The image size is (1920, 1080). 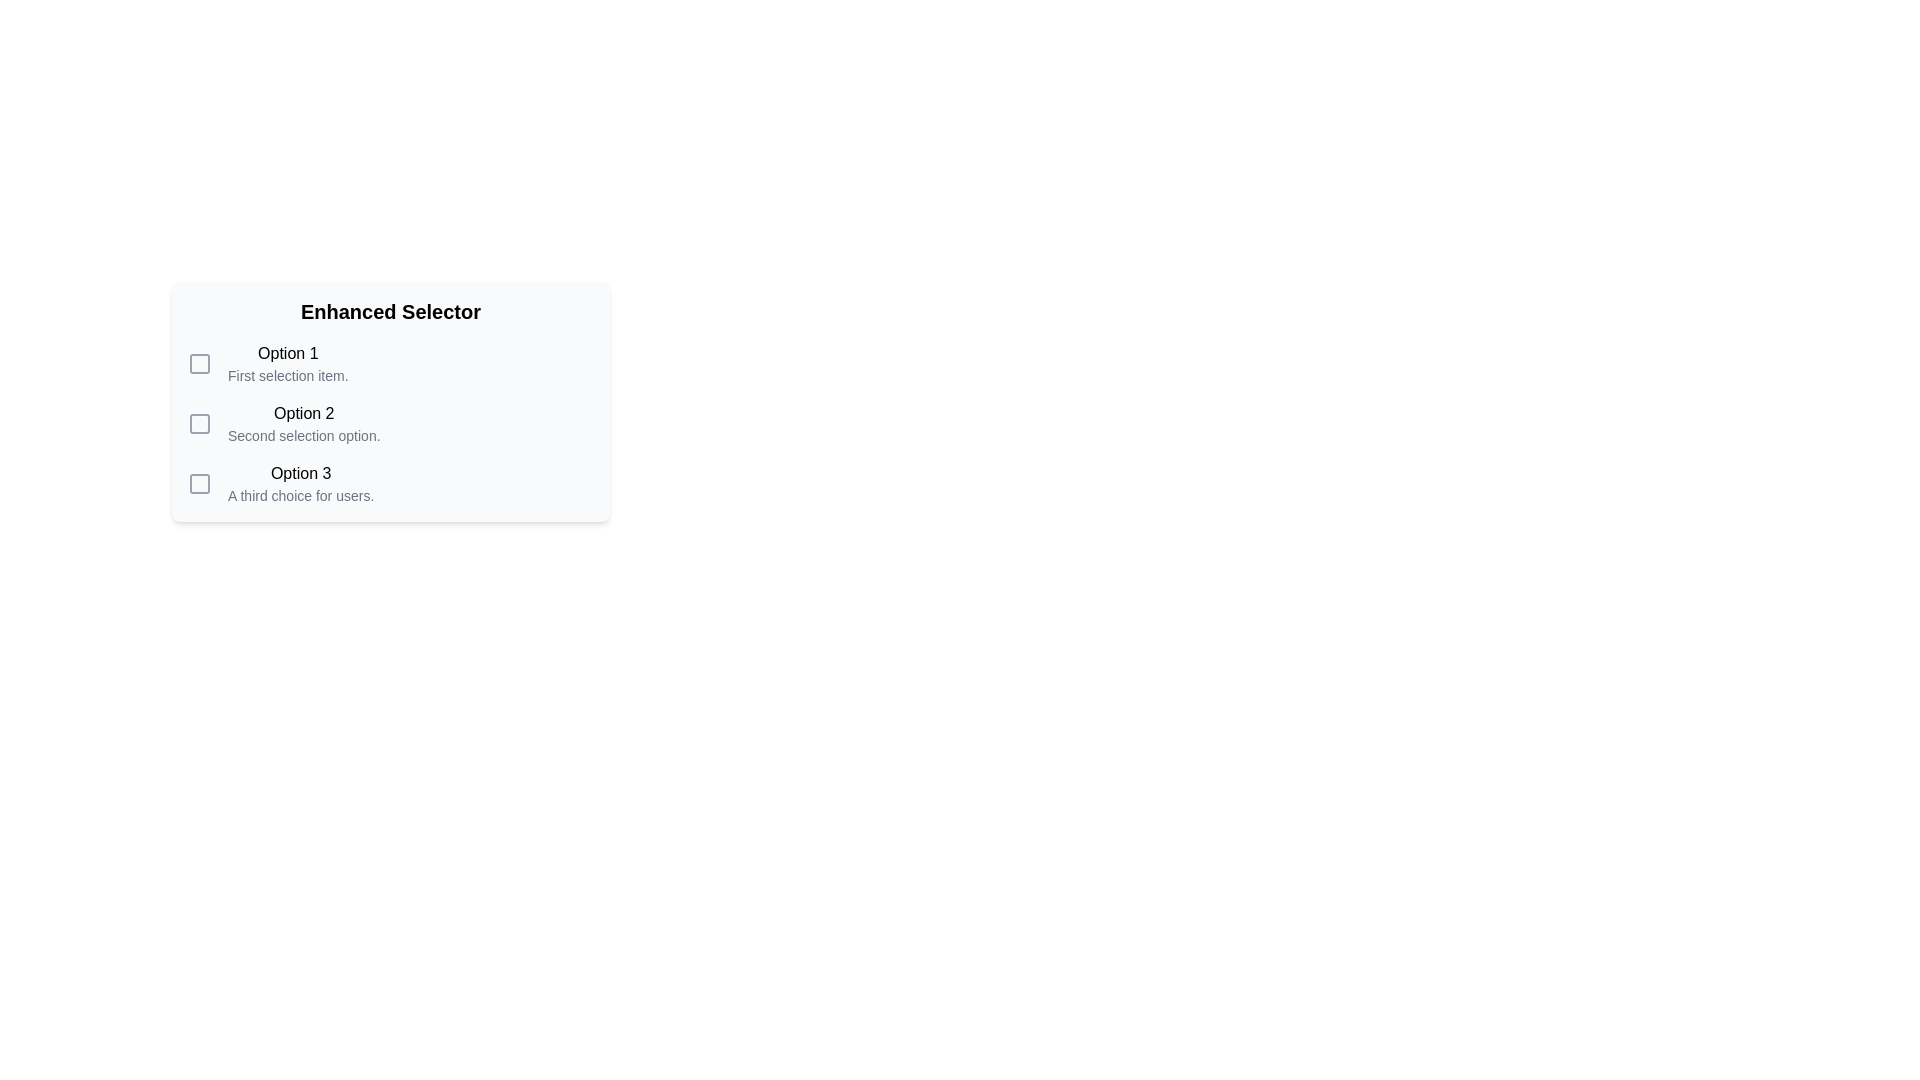 What do you see at coordinates (300, 495) in the screenshot?
I see `the Text label providing supplementary information for 'Option 3', positioned below the bold 'Option 3' text` at bounding box center [300, 495].